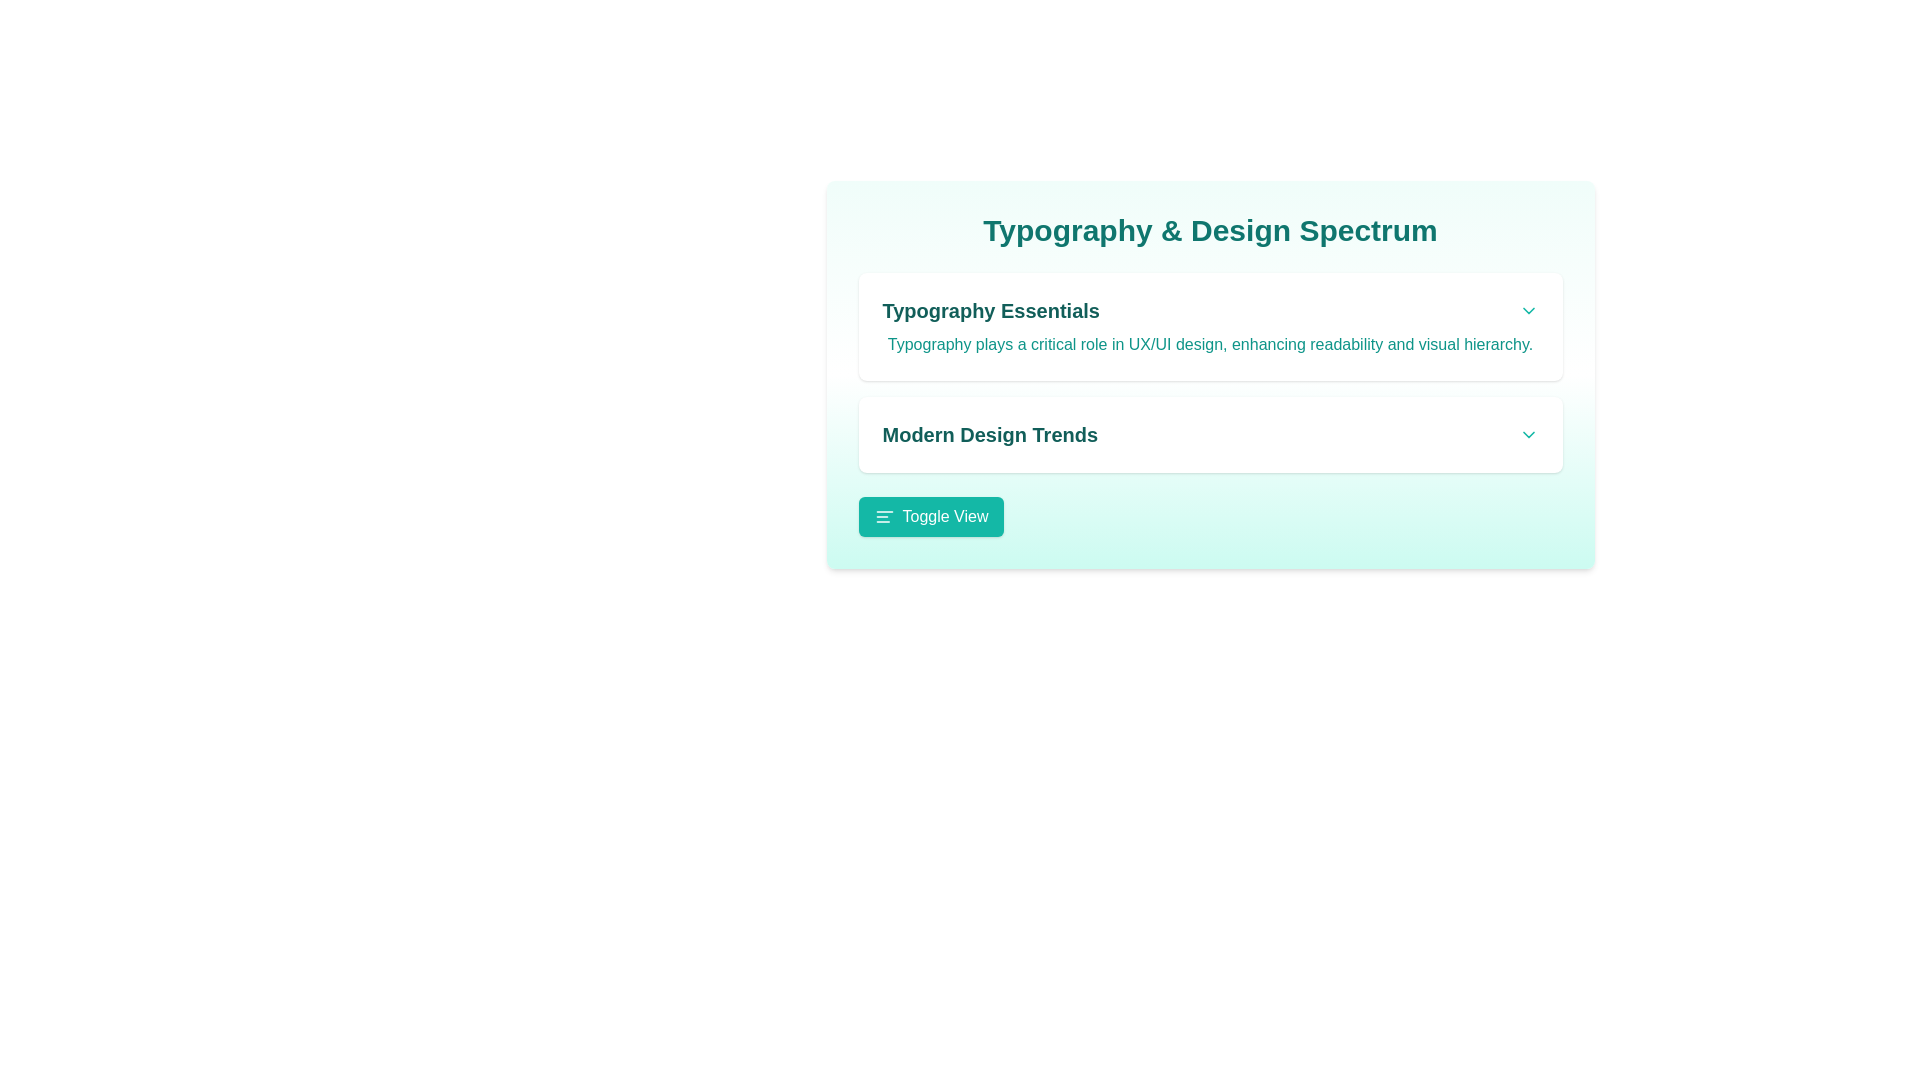  I want to click on the downward-pointing teal chevron icon located on the far right side of the horizontal bar containing 'Modern Design Trends' to change its color, so click(1527, 434).